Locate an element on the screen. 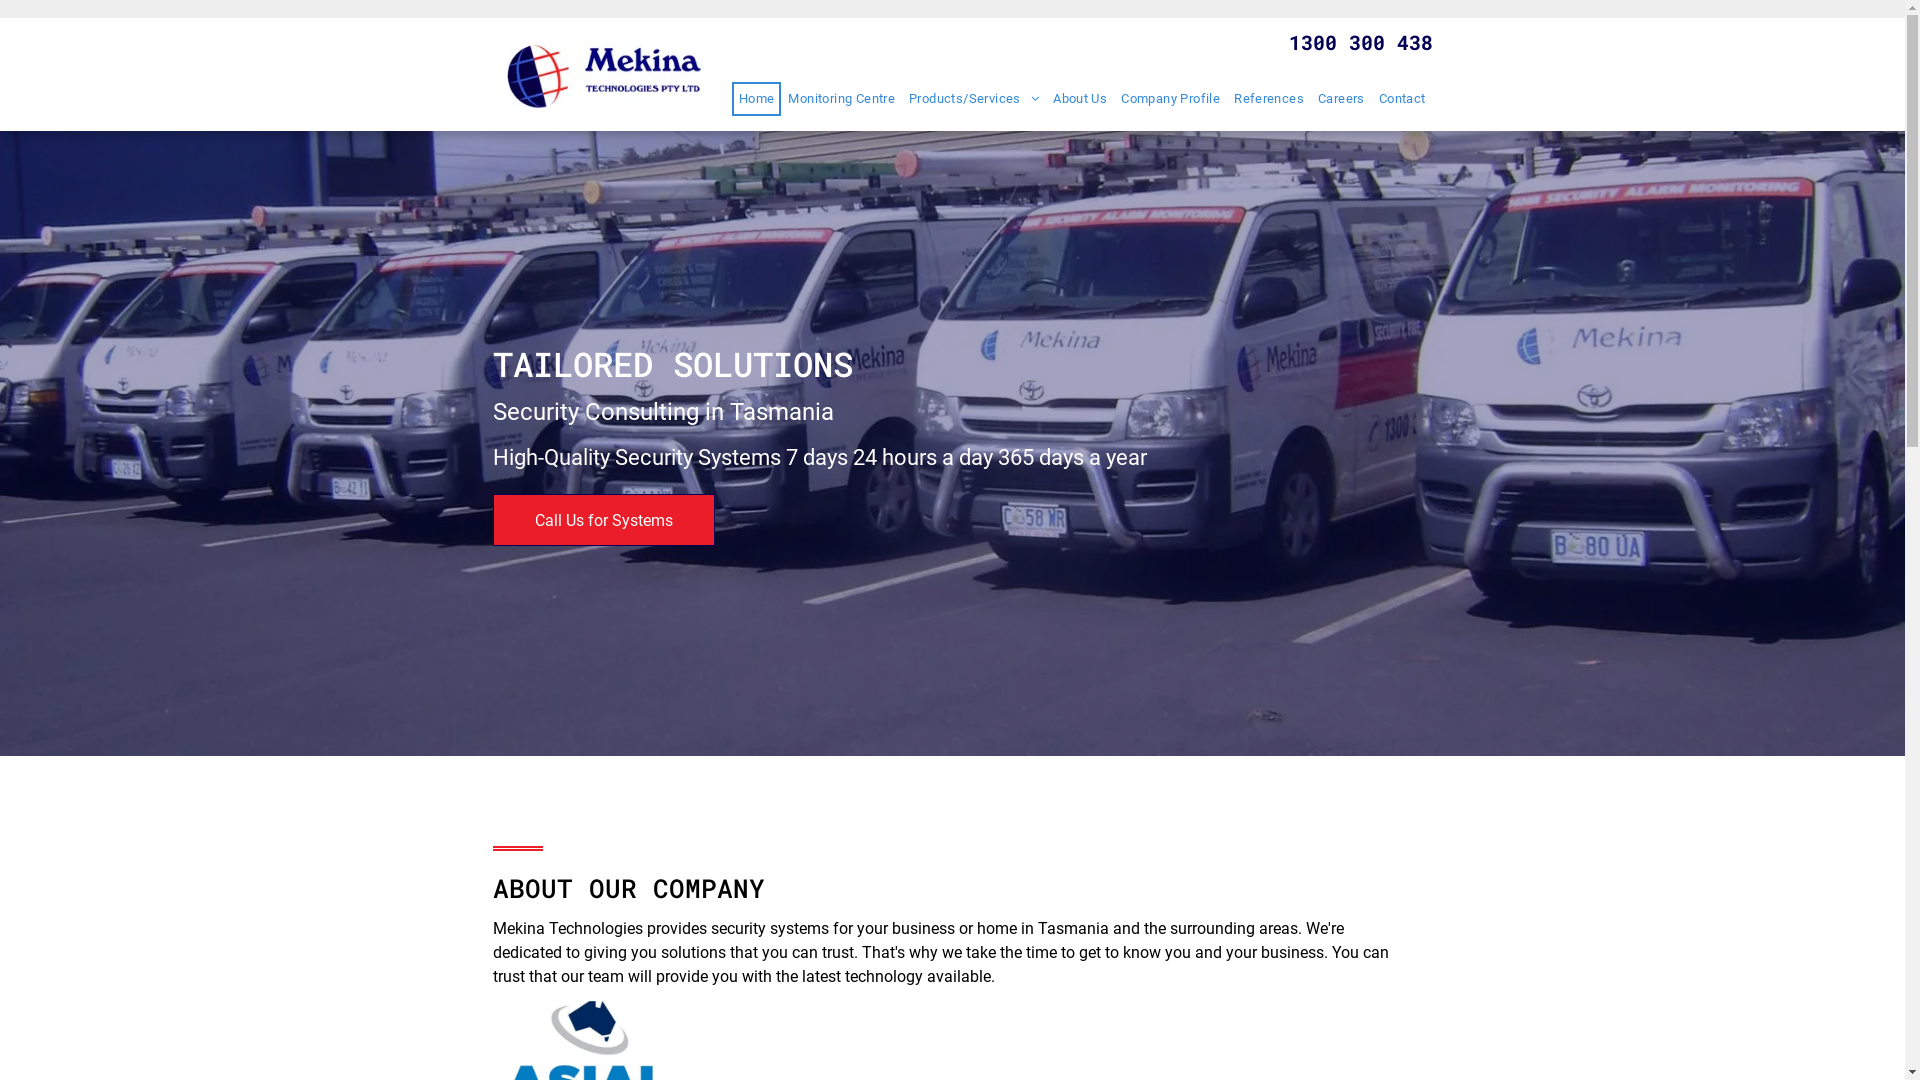  'Products/Services' is located at coordinates (974, 99).